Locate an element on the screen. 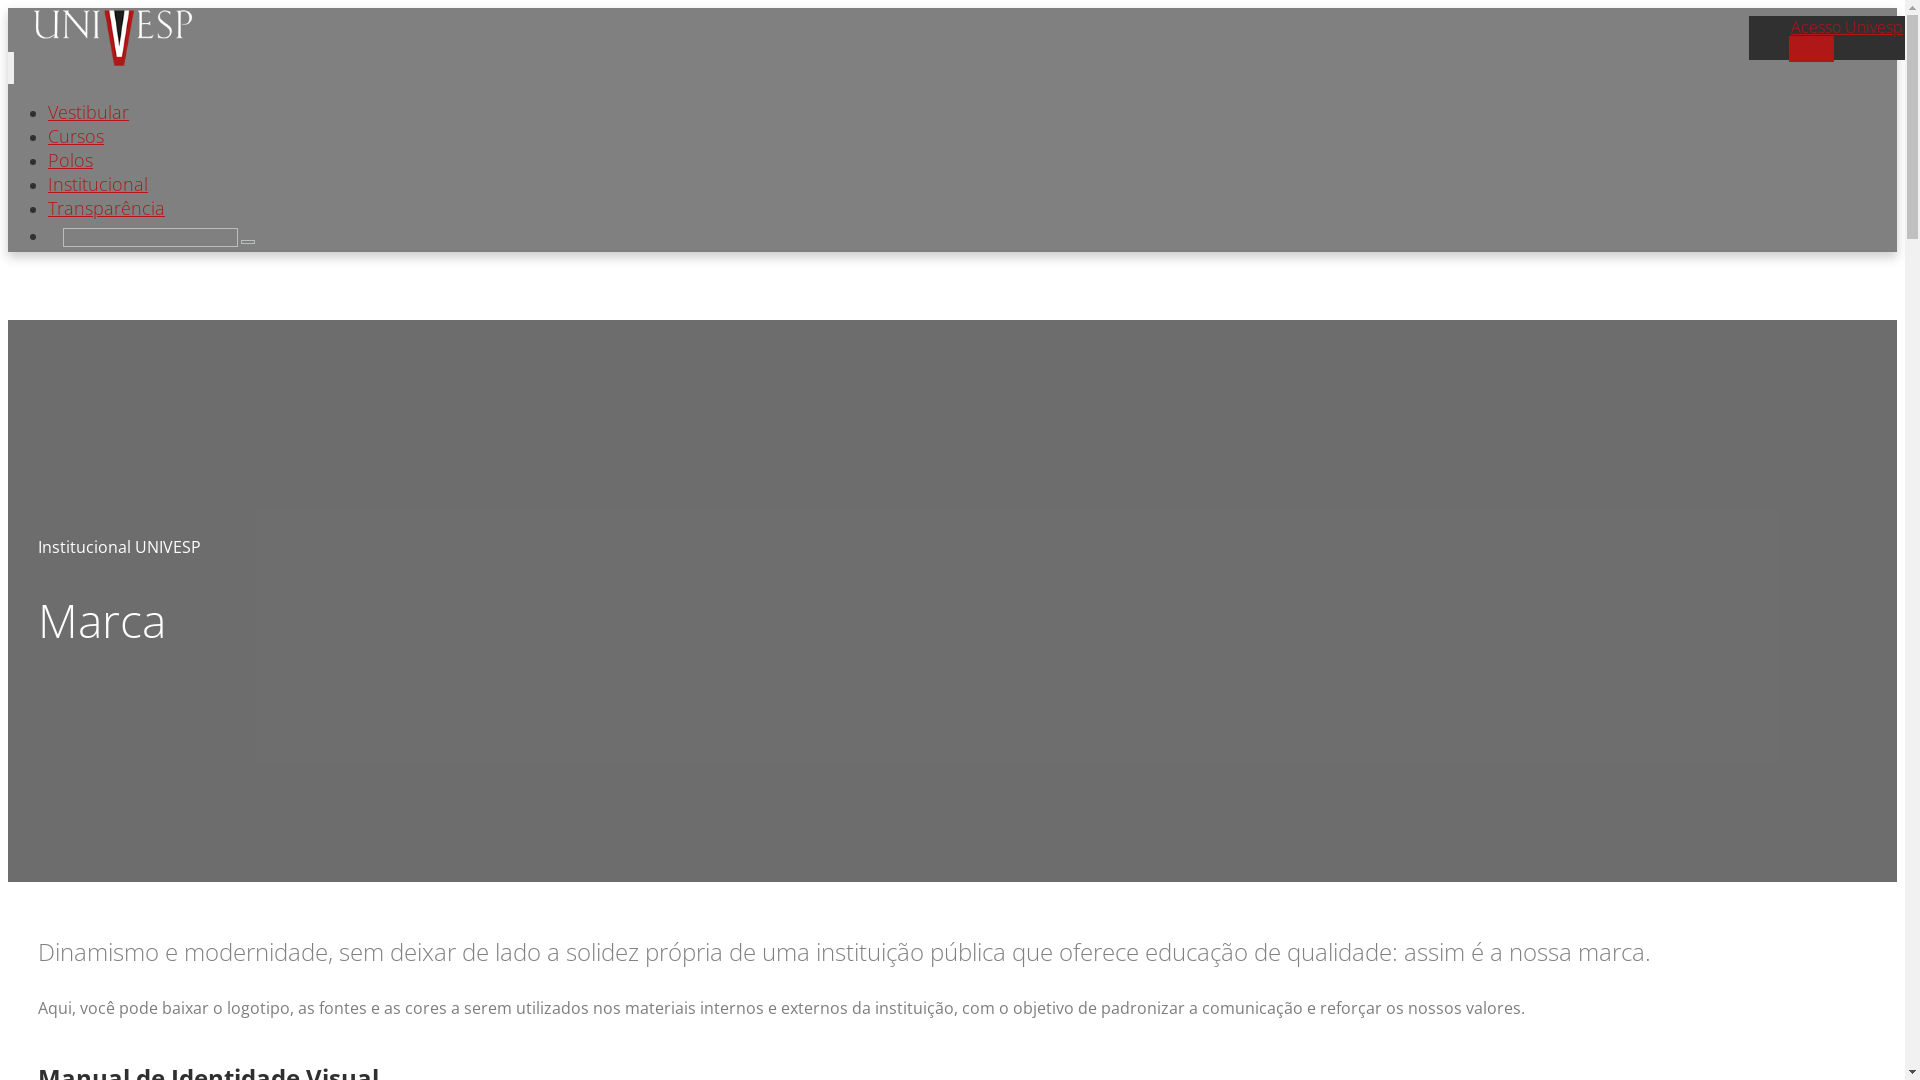  'Cursos' is located at coordinates (76, 135).